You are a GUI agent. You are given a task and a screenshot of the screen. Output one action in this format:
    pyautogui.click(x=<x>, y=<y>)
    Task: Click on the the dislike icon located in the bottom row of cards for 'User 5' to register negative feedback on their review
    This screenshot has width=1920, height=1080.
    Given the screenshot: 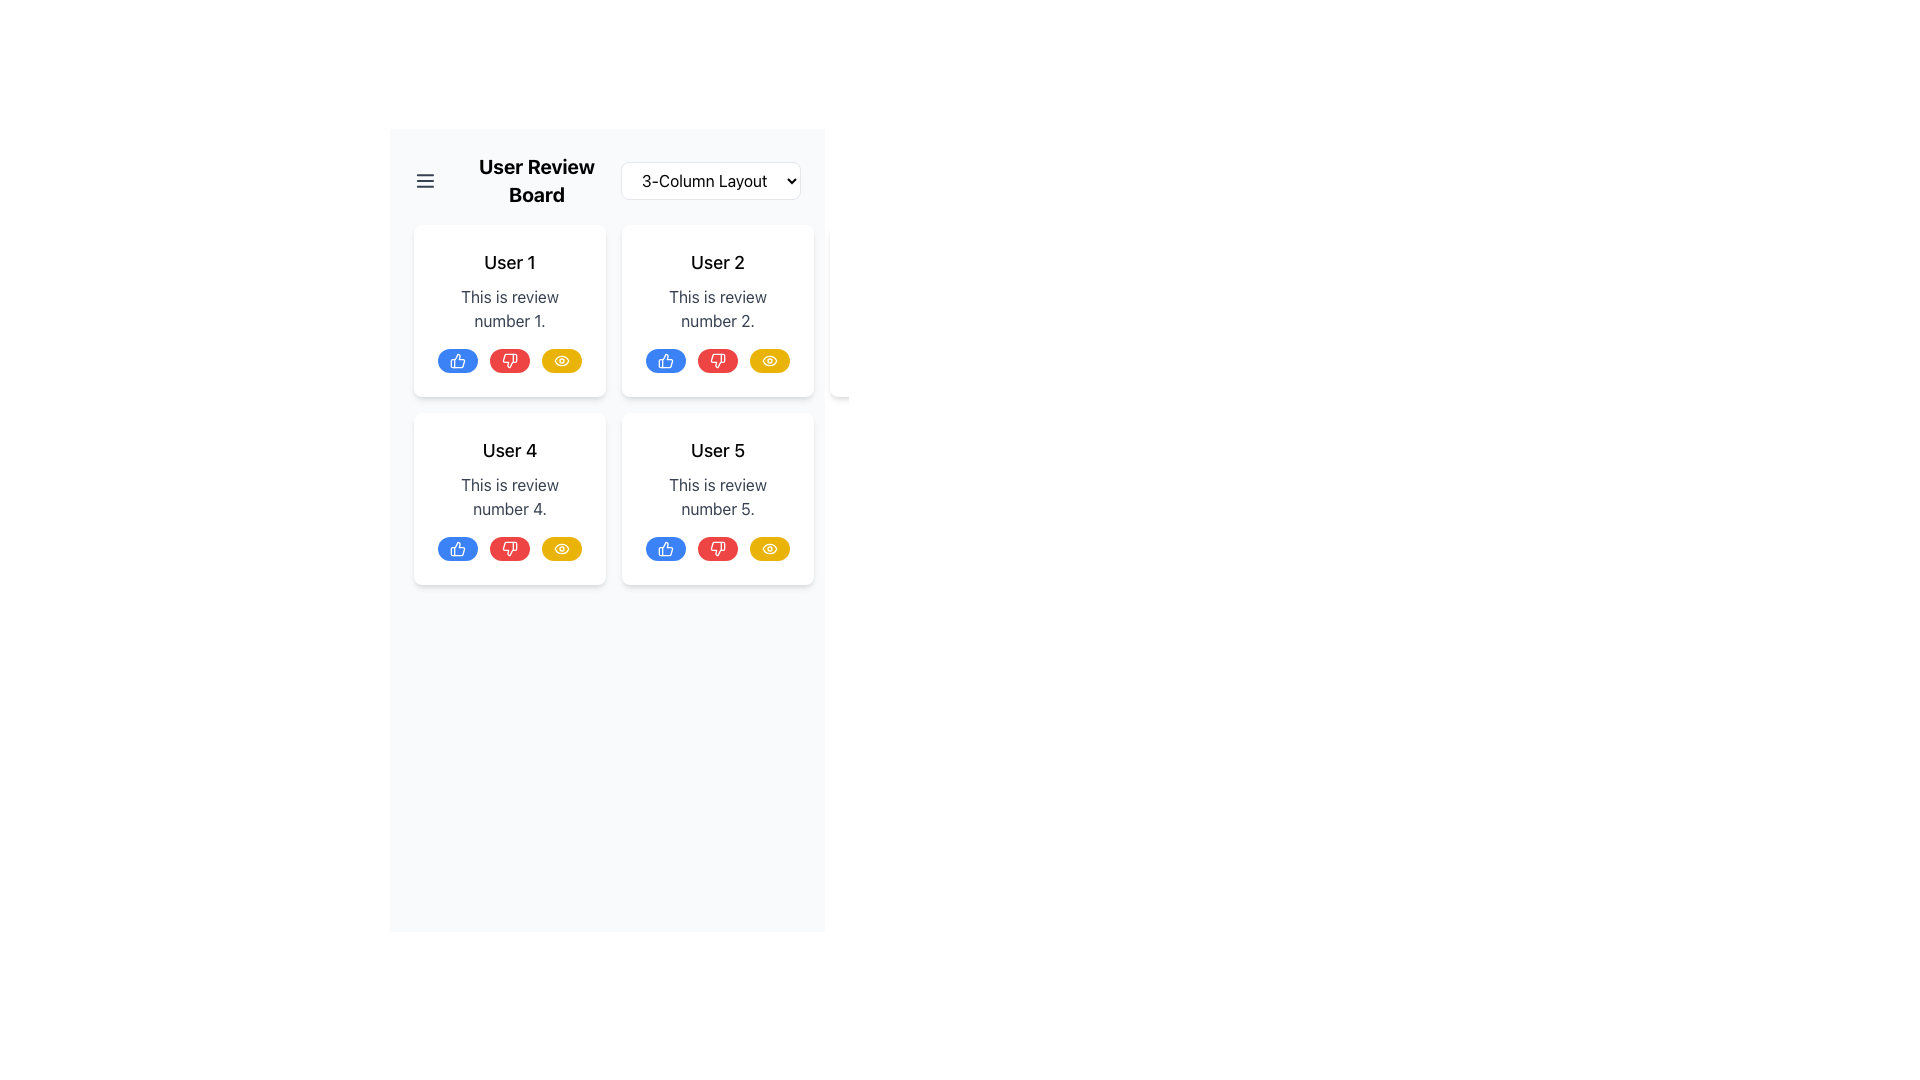 What is the action you would take?
    pyautogui.click(x=718, y=548)
    